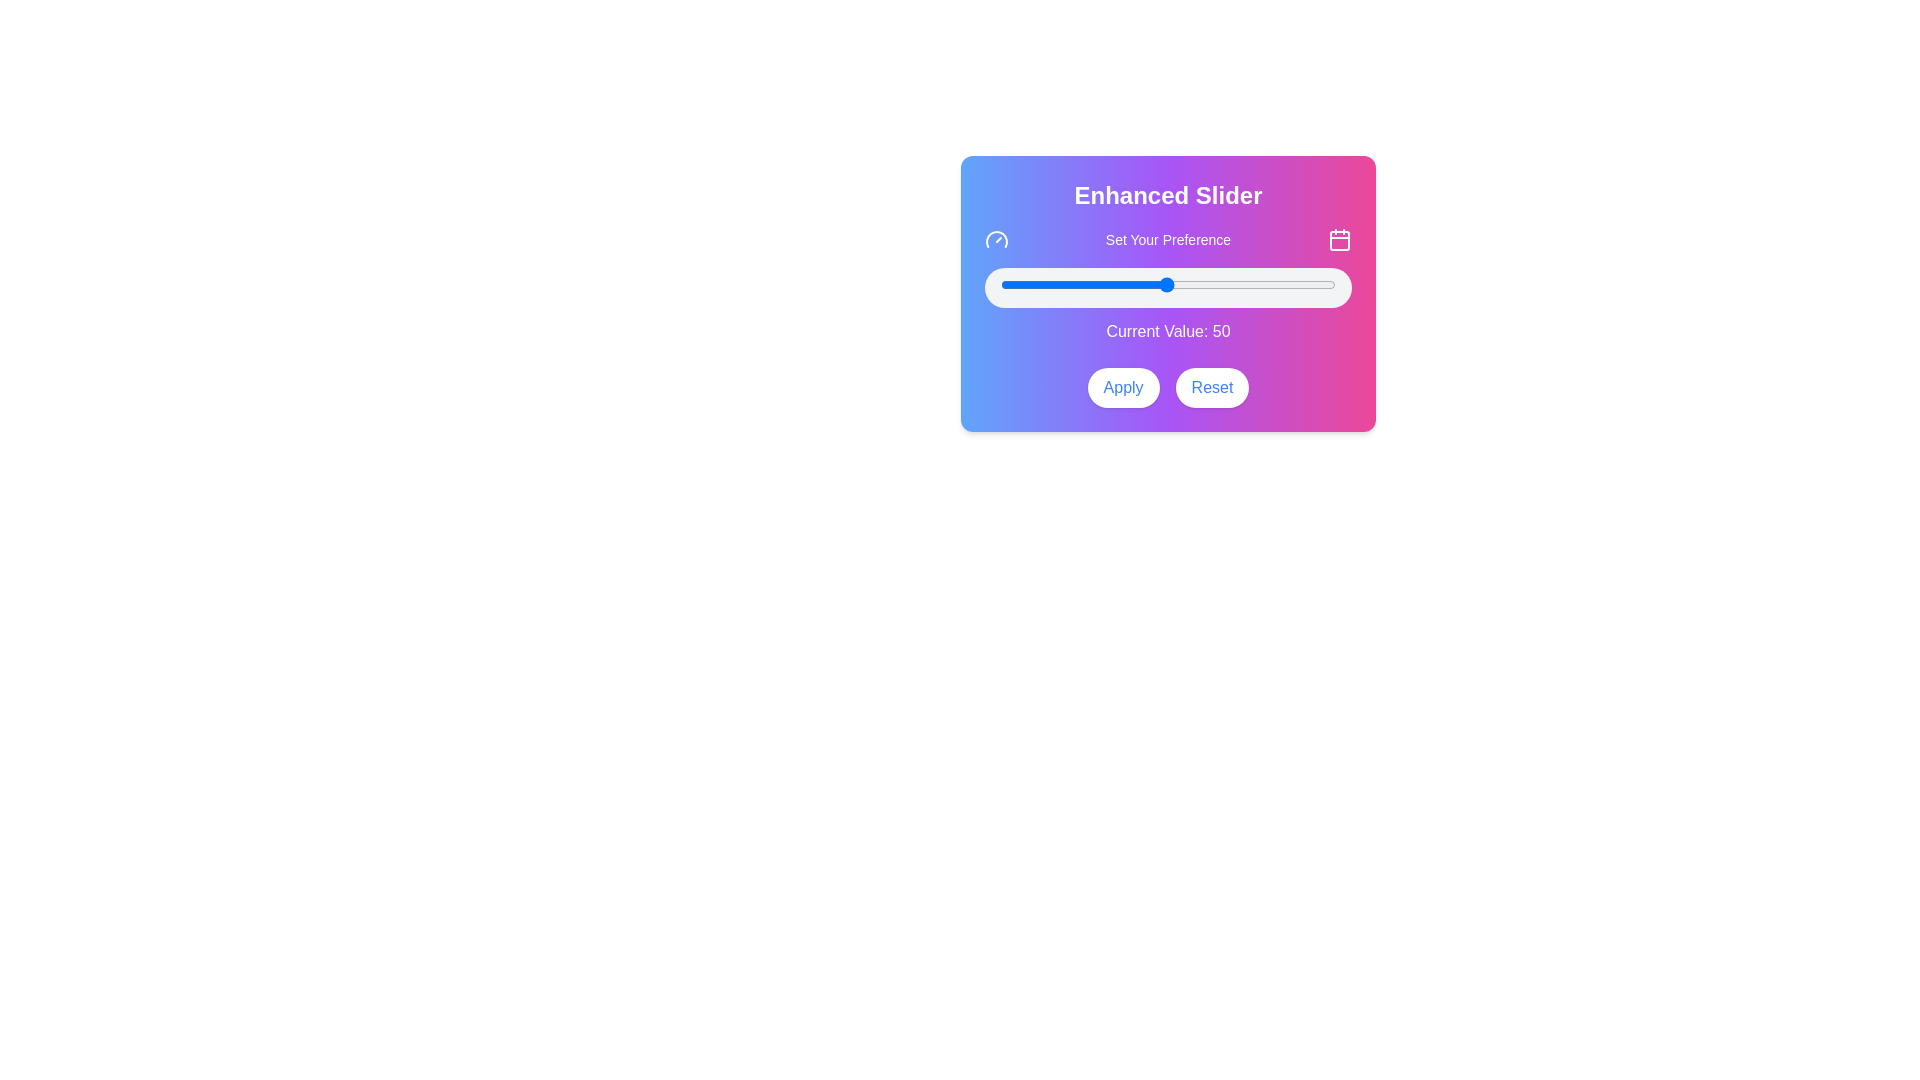 The image size is (1920, 1080). I want to click on the slider, so click(1115, 285).